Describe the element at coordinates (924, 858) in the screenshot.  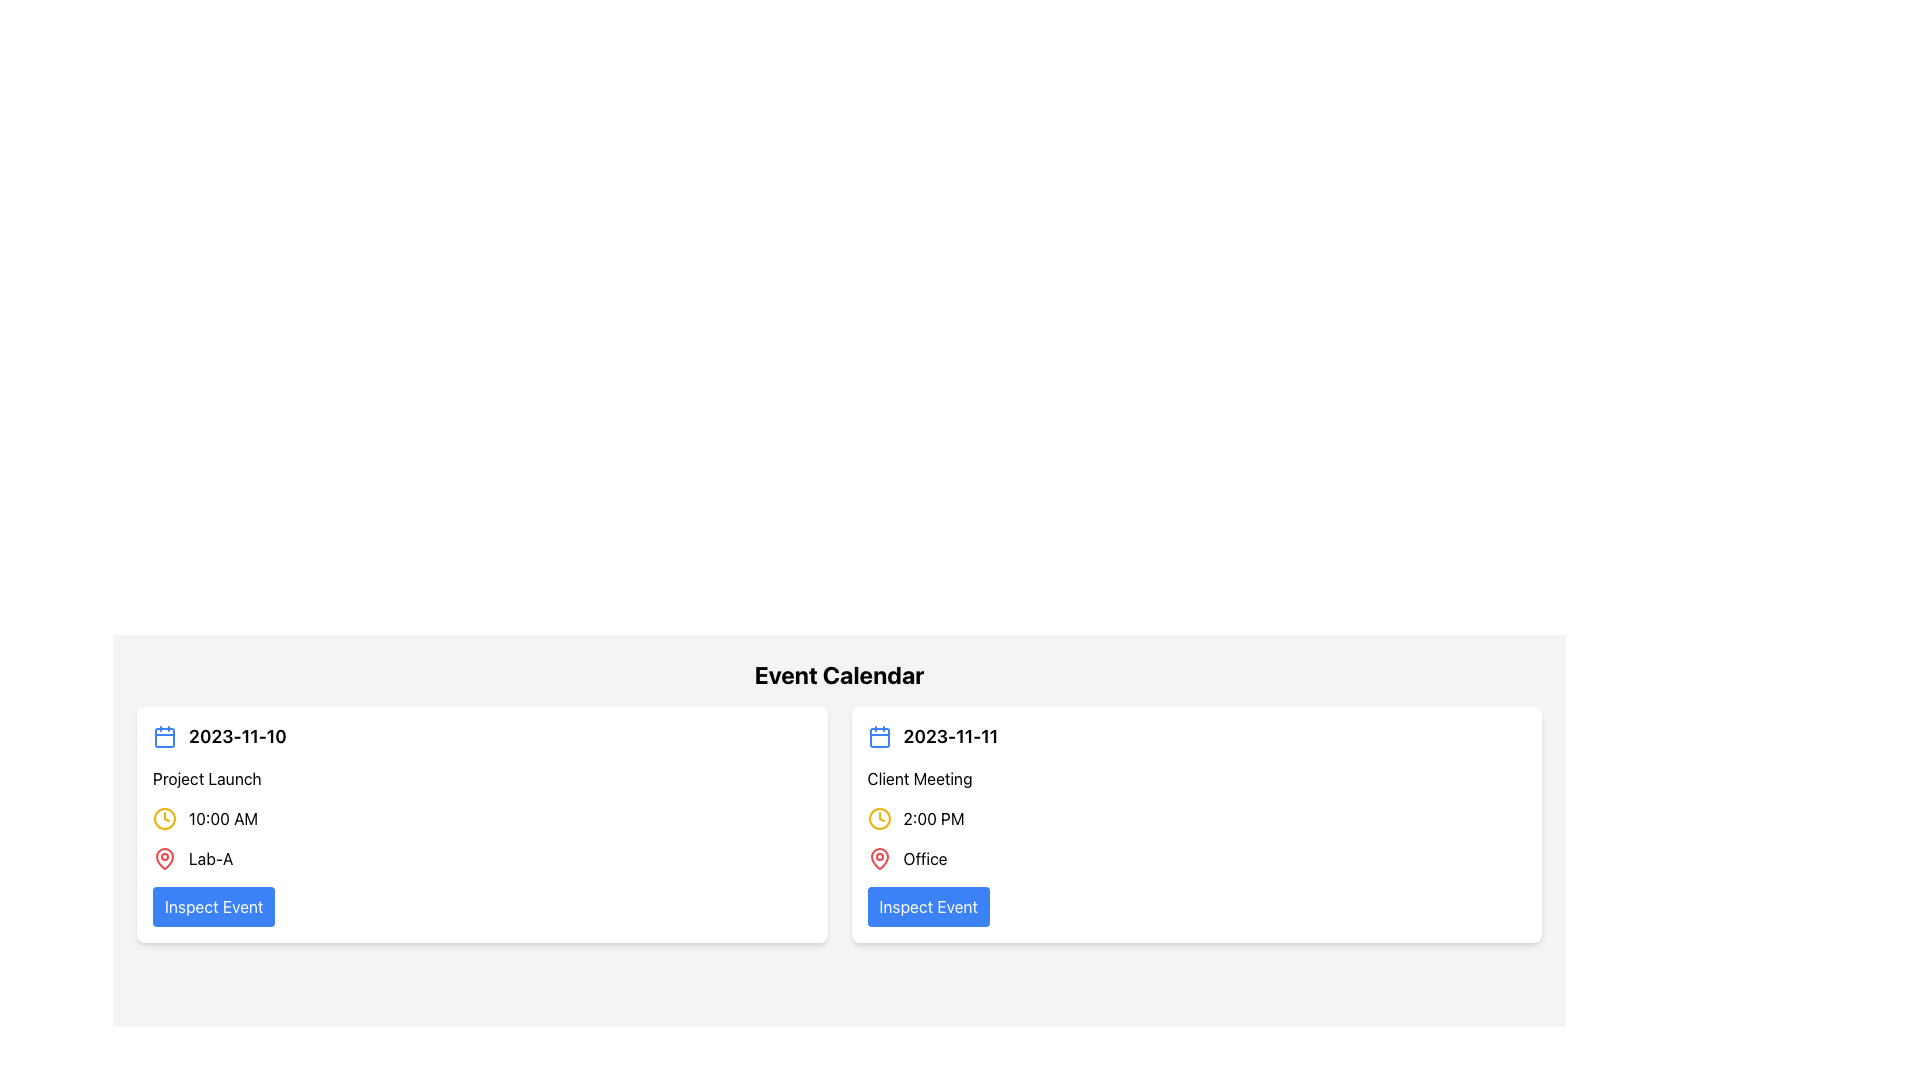
I see `the text label reading 'Office', which is styled in a standard sans-serif font and located under the '2:00 PM' timestamp, adjacent to a red location pin icon` at that location.